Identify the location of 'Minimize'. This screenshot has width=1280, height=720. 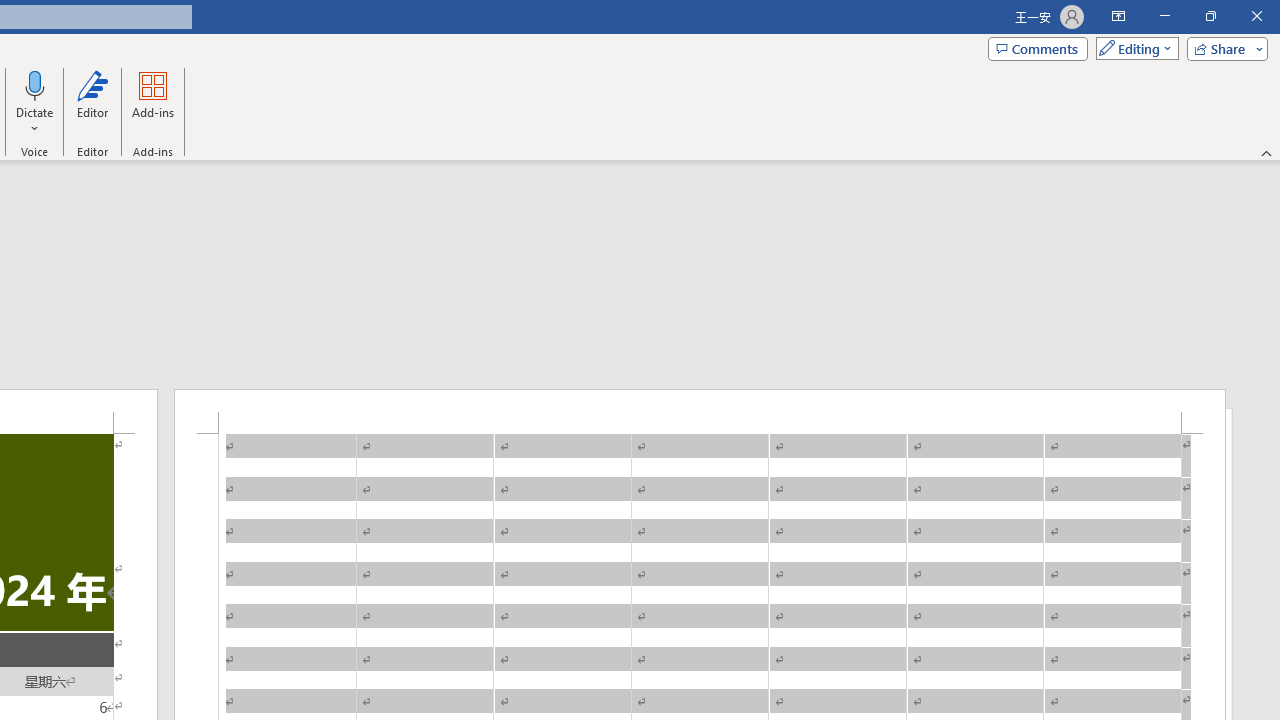
(1164, 16).